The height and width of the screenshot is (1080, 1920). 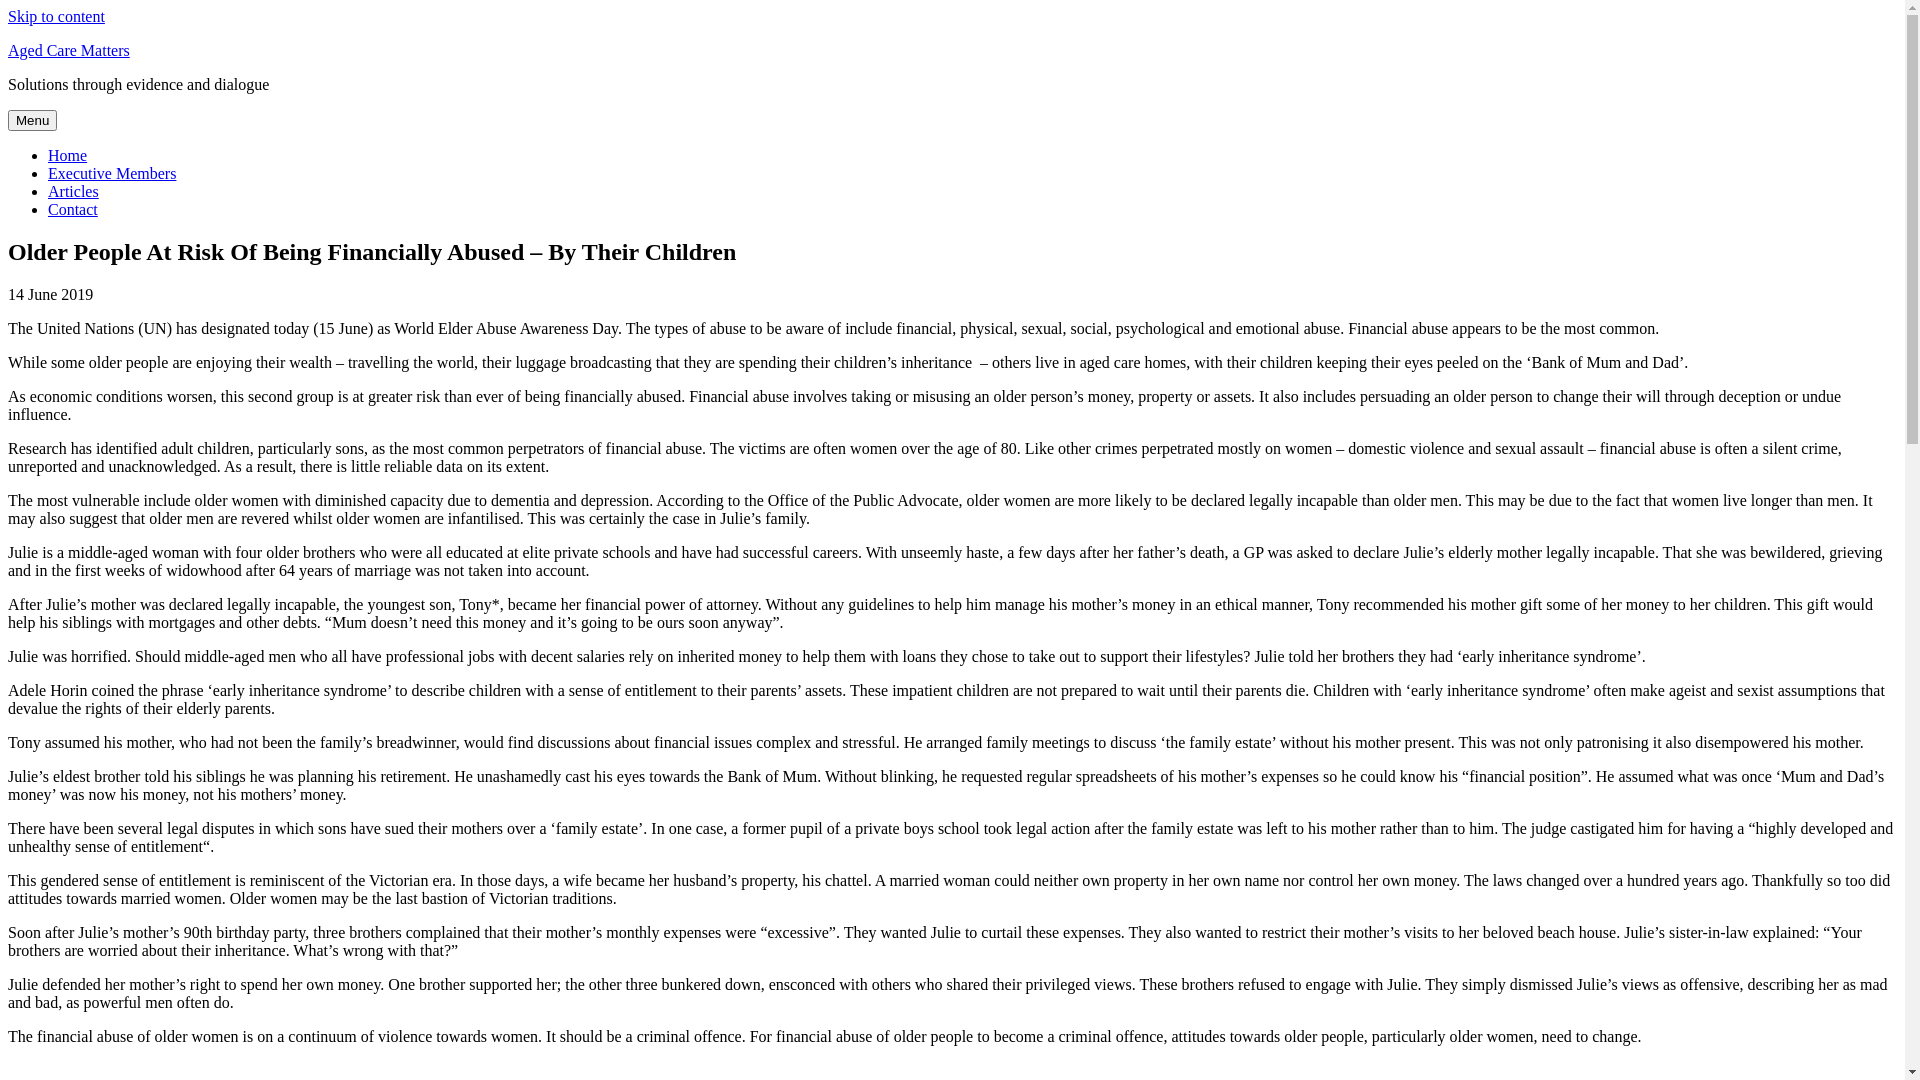 I want to click on 'Executive Members', so click(x=110, y=172).